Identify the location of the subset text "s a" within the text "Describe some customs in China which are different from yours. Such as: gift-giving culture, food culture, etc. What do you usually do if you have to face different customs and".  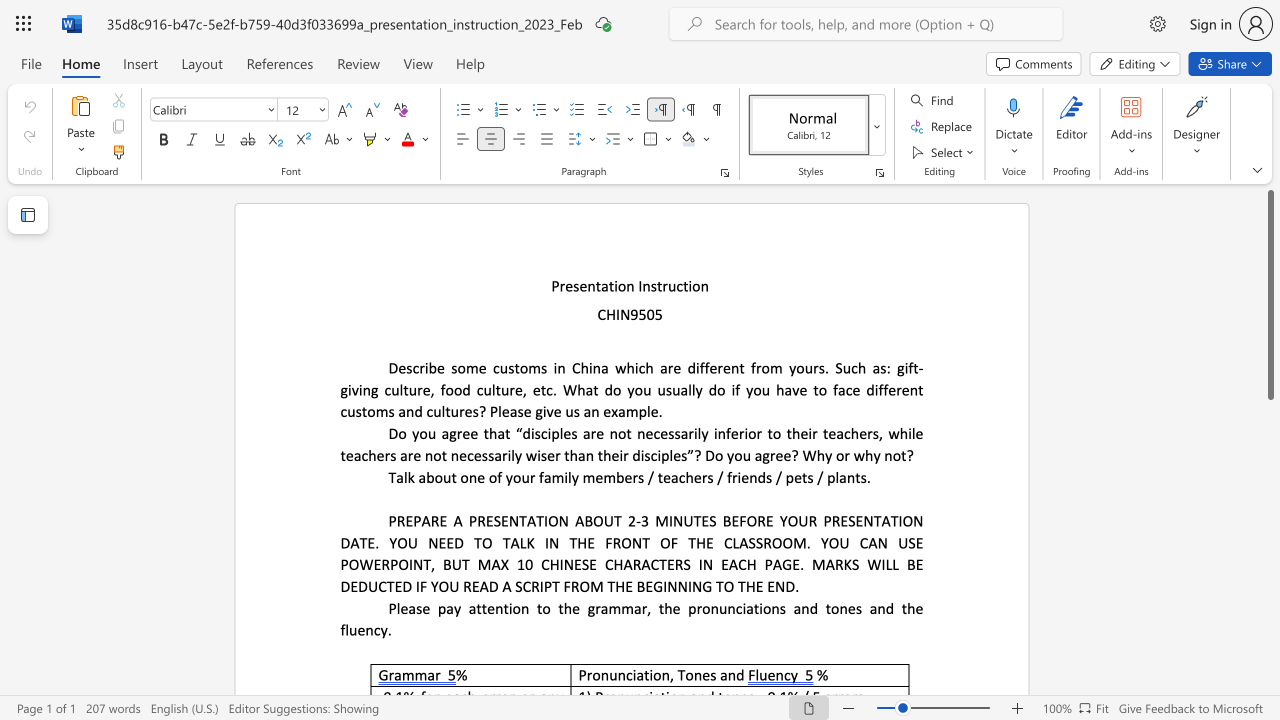
(388, 410).